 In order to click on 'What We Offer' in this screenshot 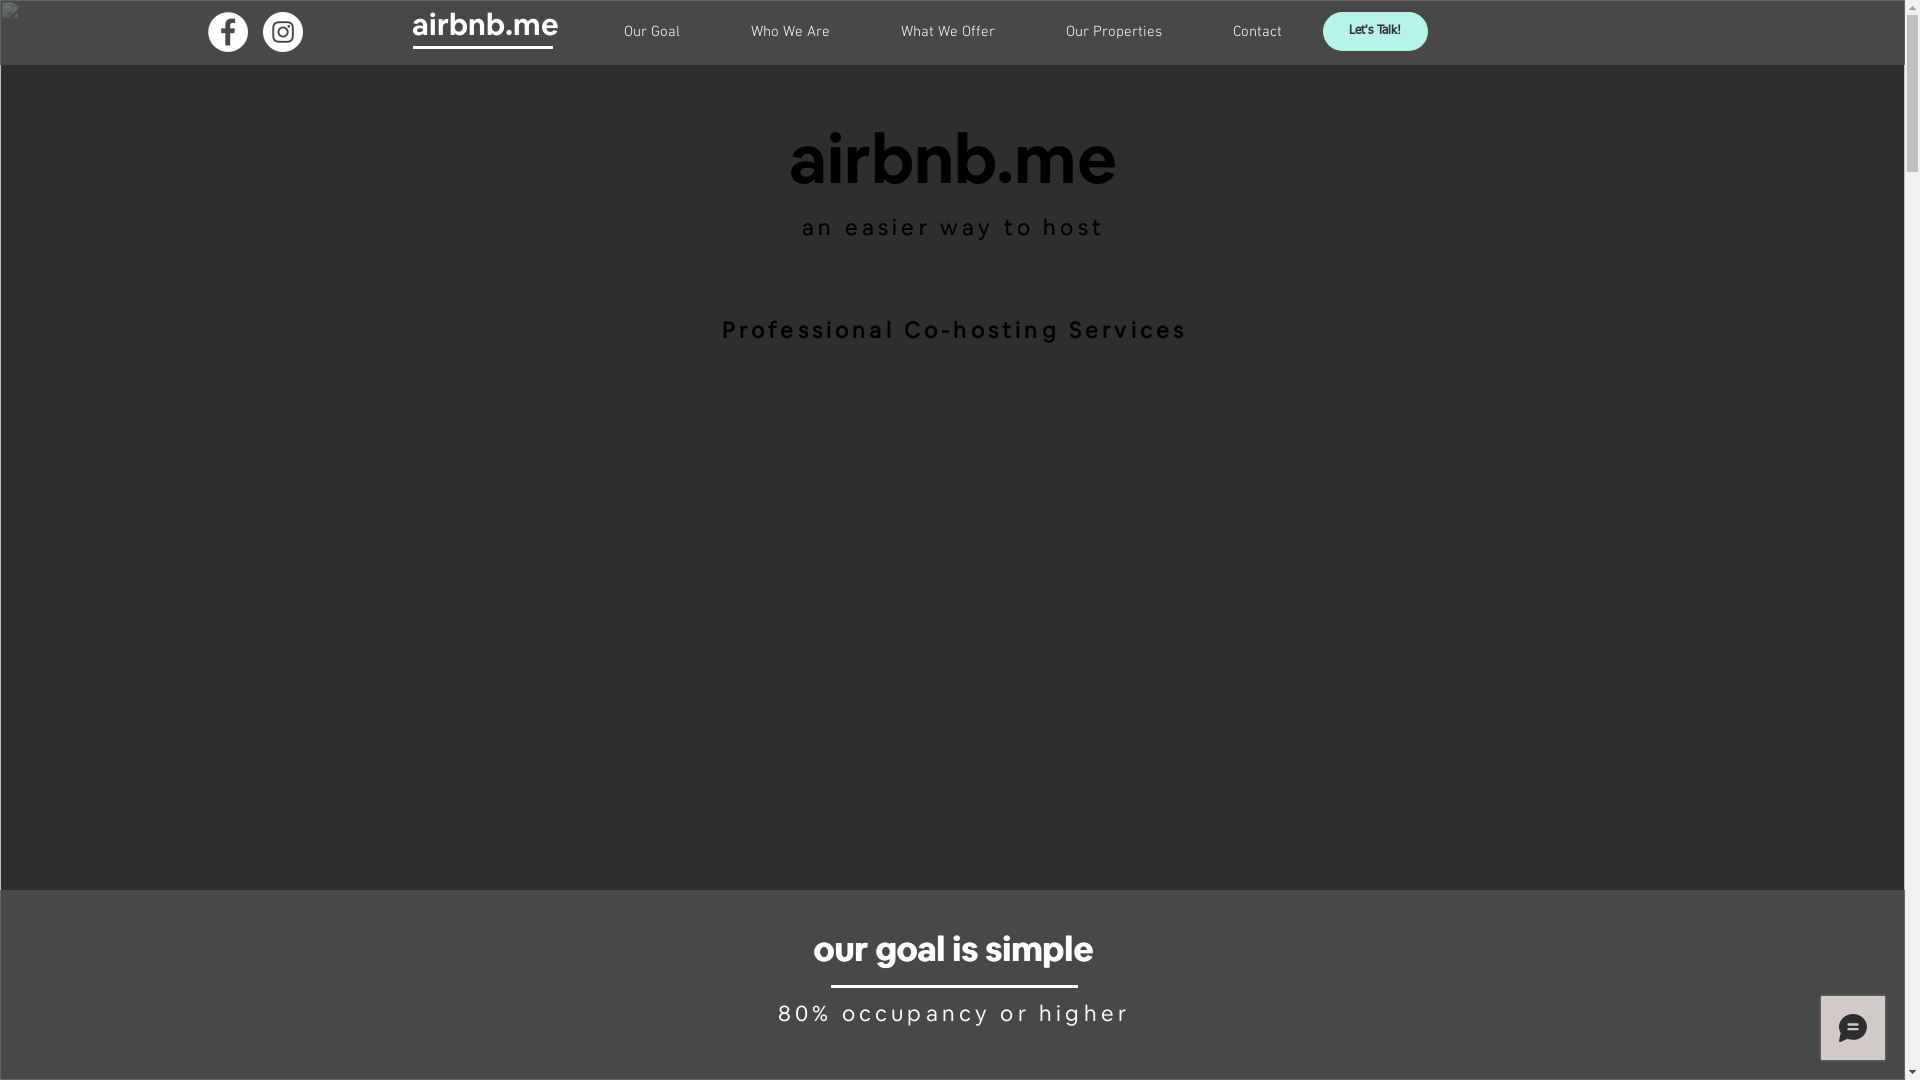, I will do `click(865, 31)`.